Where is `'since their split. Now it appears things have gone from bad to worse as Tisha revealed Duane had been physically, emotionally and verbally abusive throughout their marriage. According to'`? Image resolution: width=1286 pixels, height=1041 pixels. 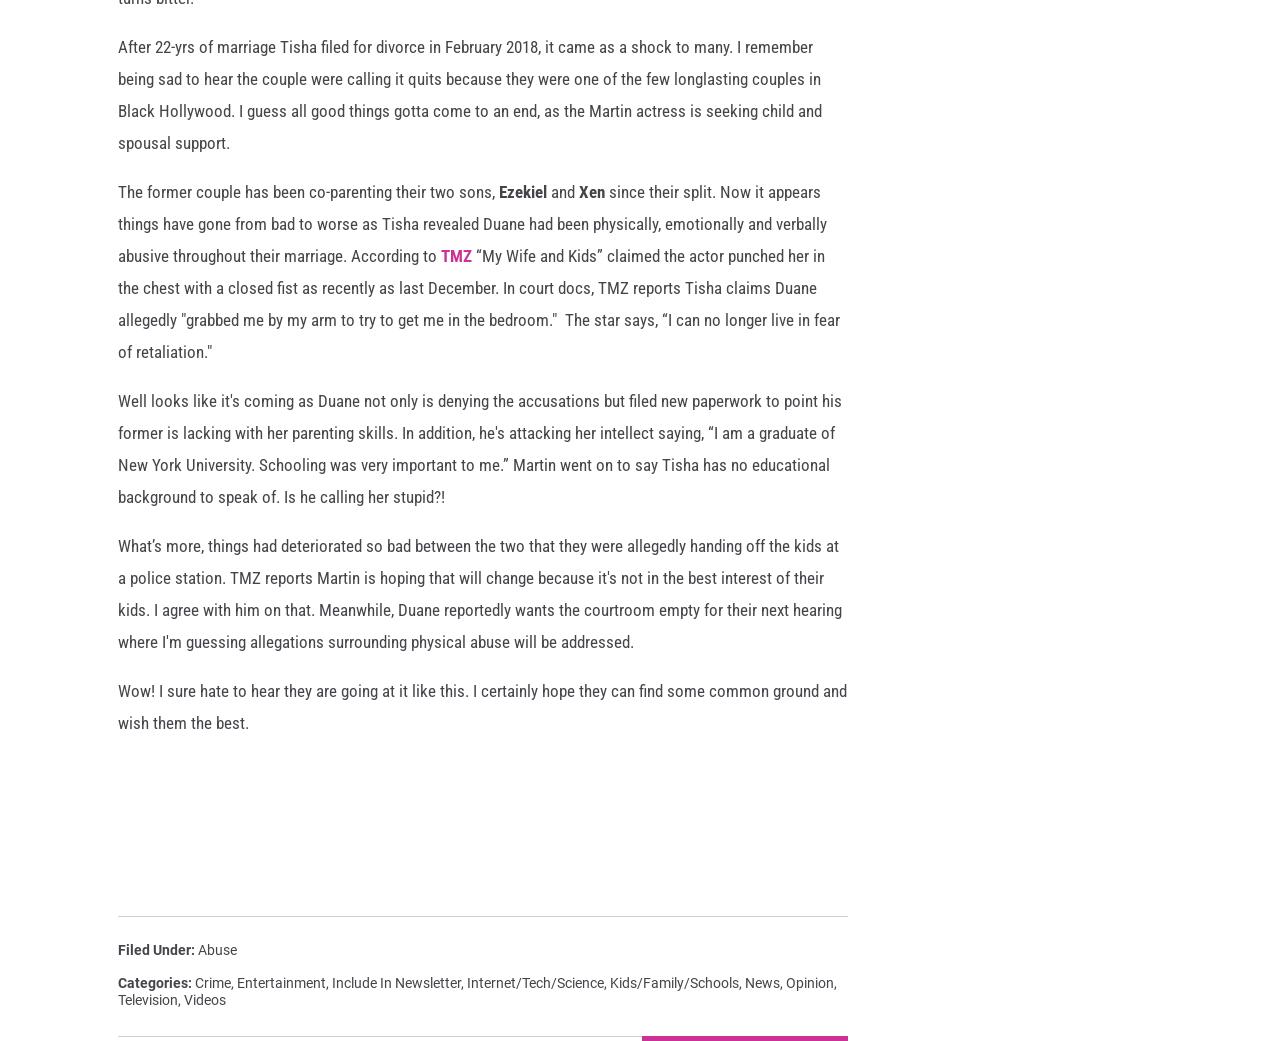 'since their split. Now it appears things have gone from bad to worse as Tisha revealed Duane had been physically, emotionally and verbally abusive throughout their marriage. According to' is located at coordinates (471, 236).